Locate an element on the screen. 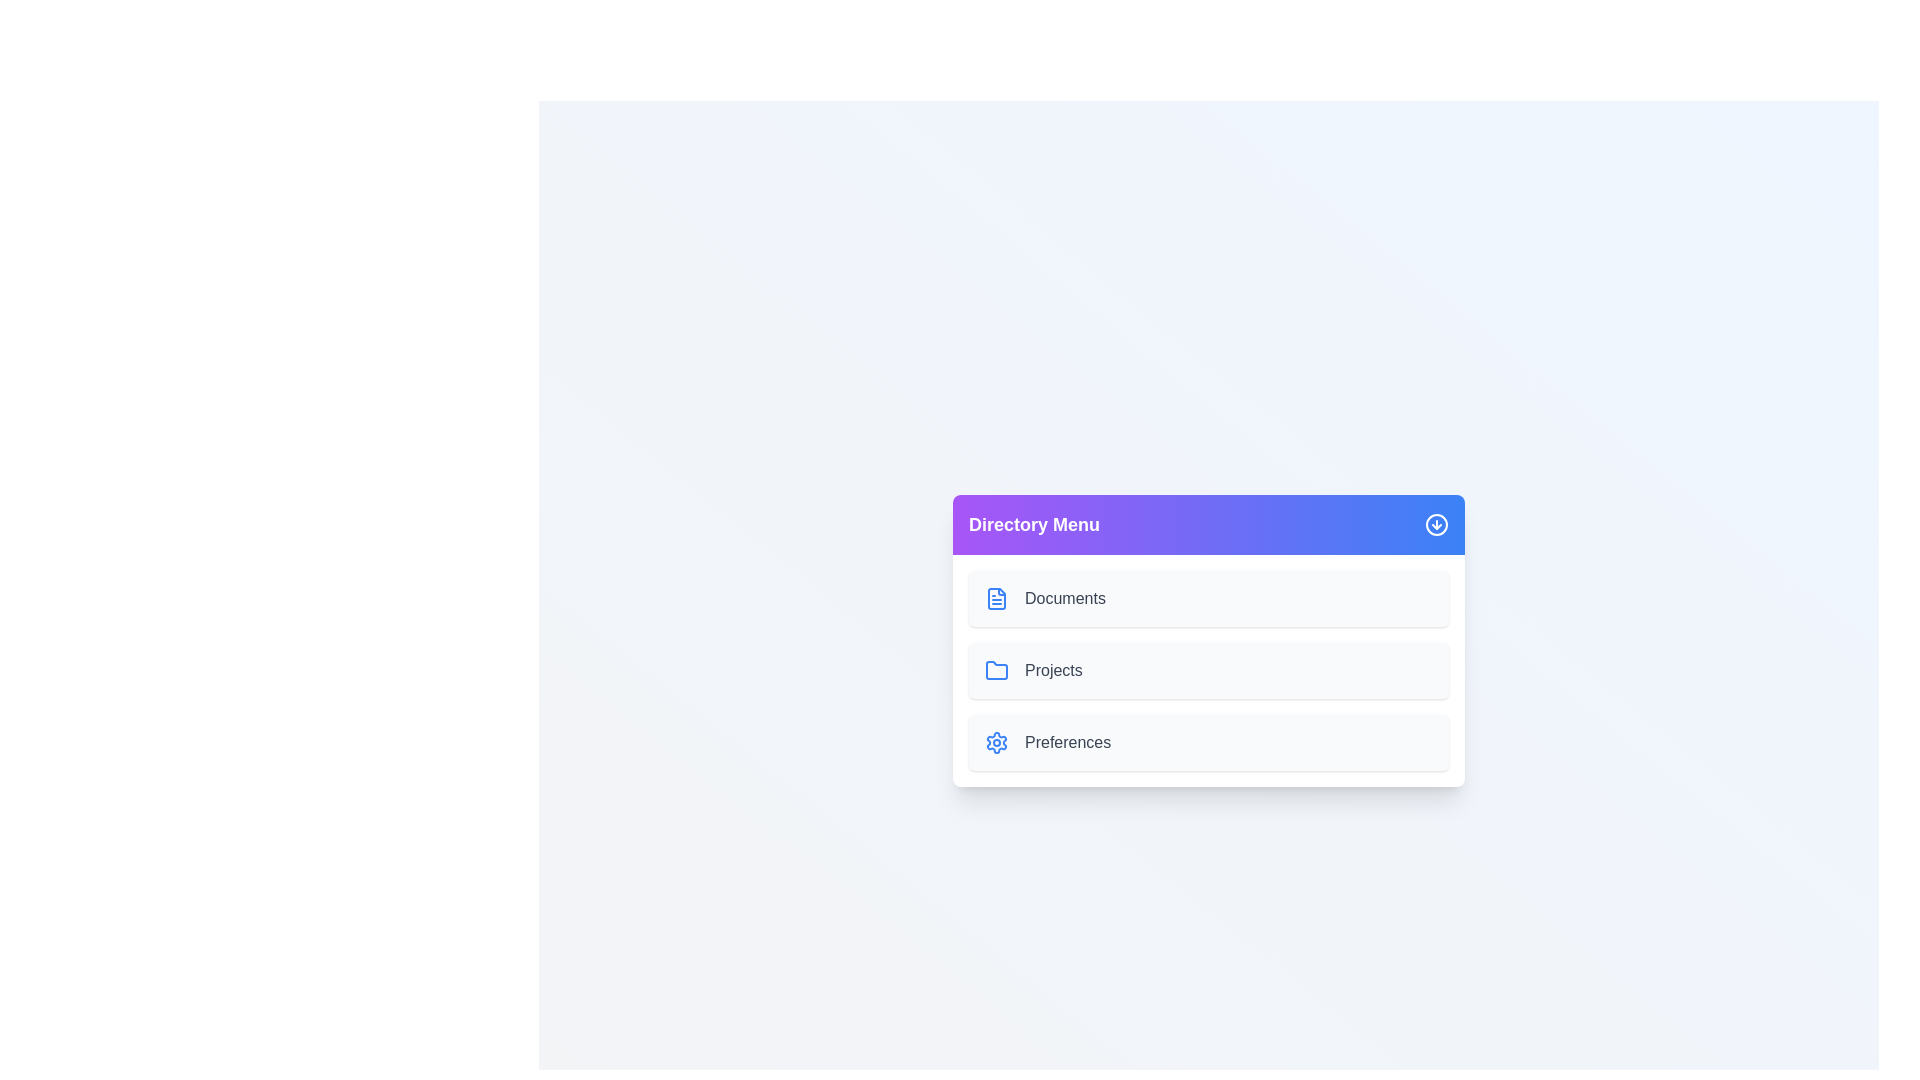  the item Projects to observe its hover effect is located at coordinates (1208, 671).